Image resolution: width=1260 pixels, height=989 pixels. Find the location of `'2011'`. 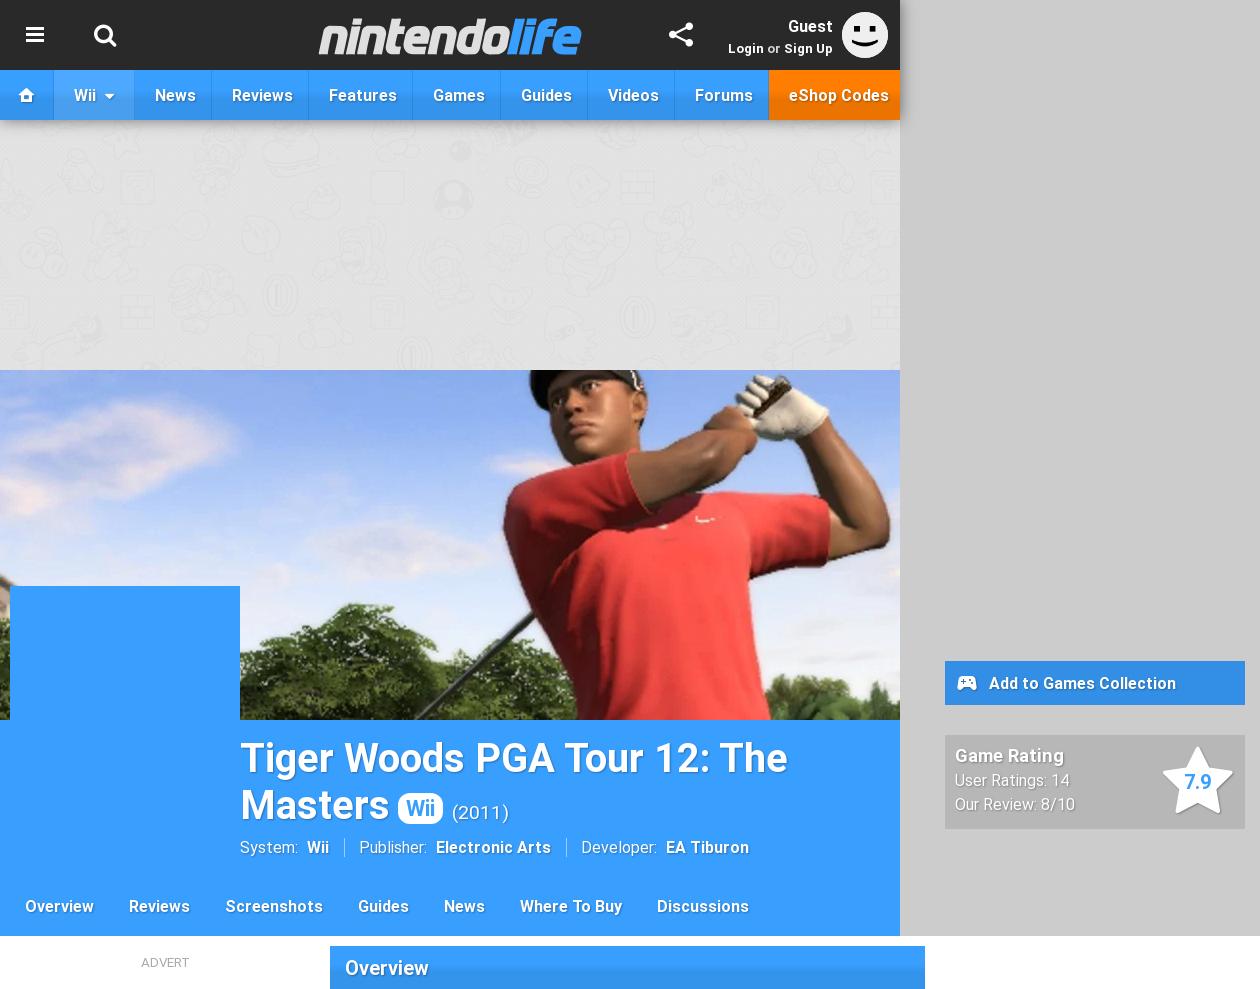

'2011' is located at coordinates (458, 811).